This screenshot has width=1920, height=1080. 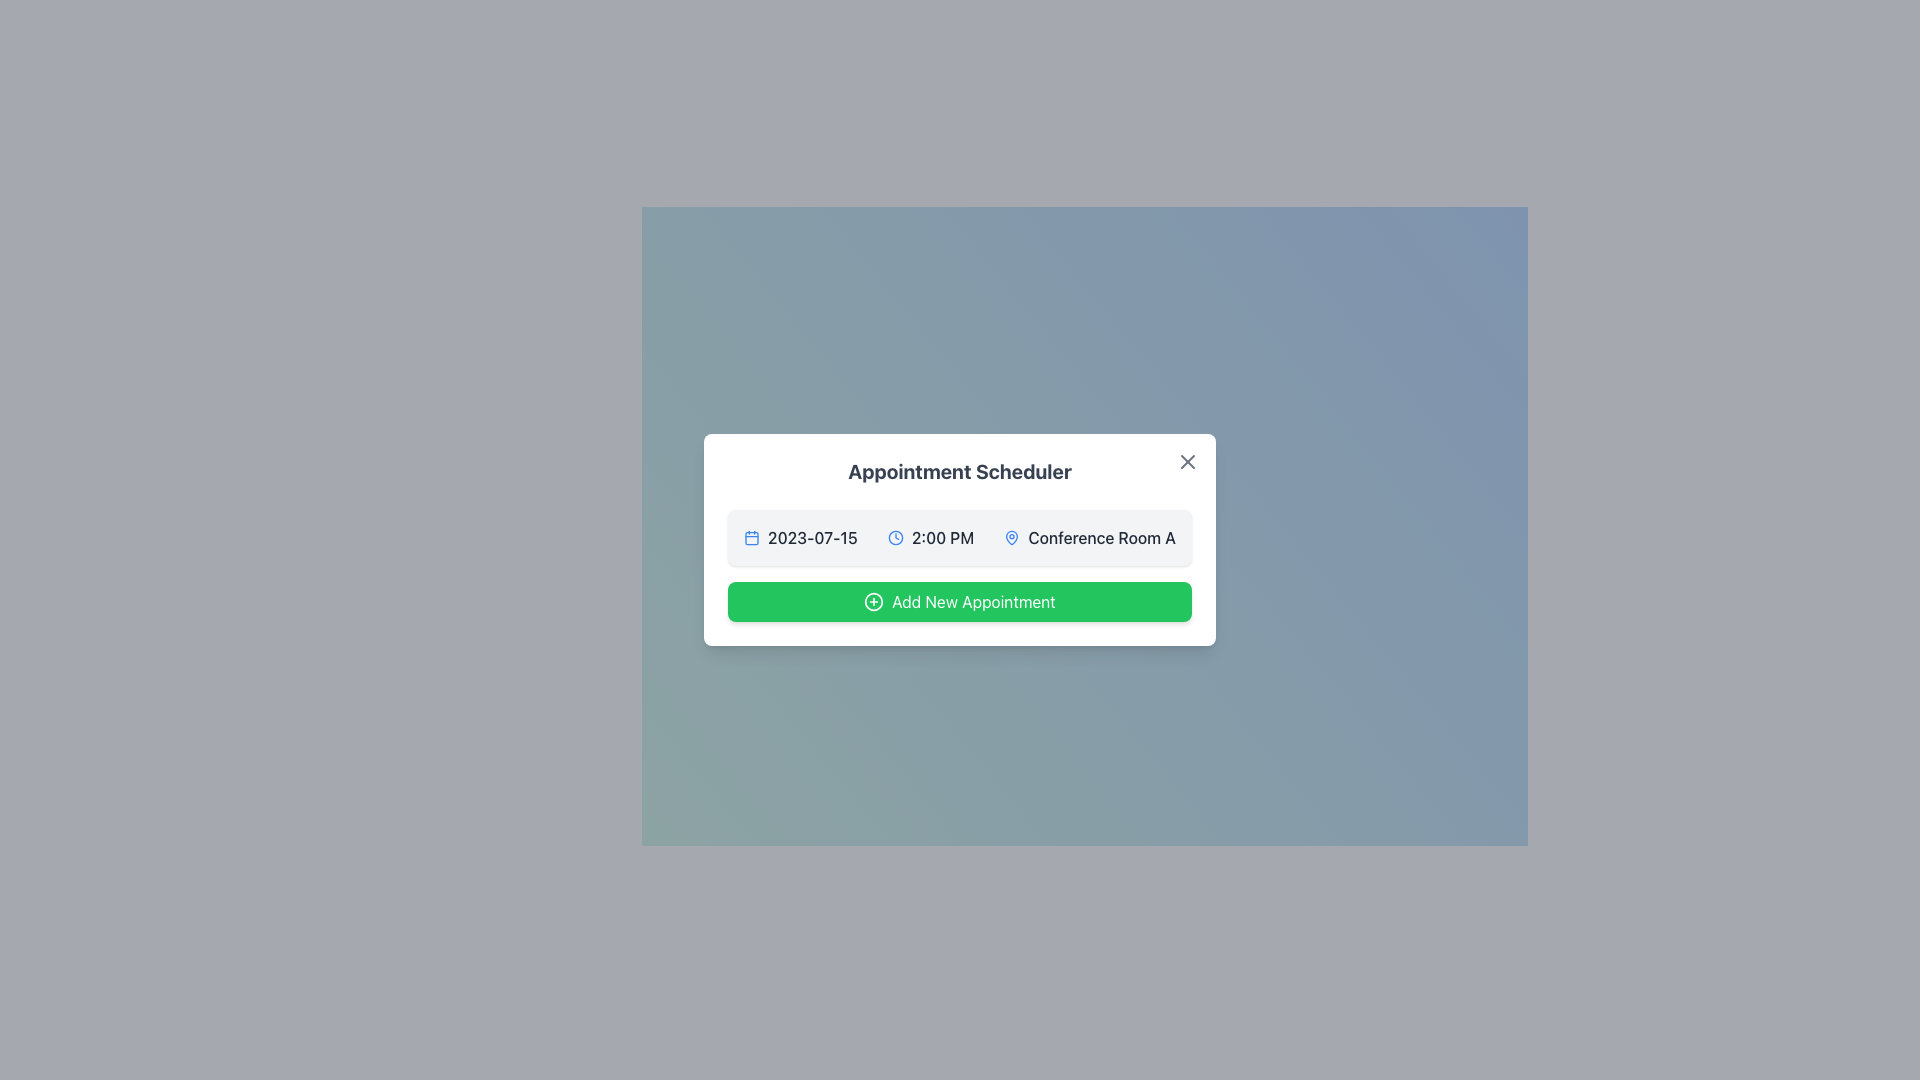 What do you see at coordinates (960, 600) in the screenshot?
I see `the green rectangular button labeled 'Add New Appointment' with a white plus icon` at bounding box center [960, 600].